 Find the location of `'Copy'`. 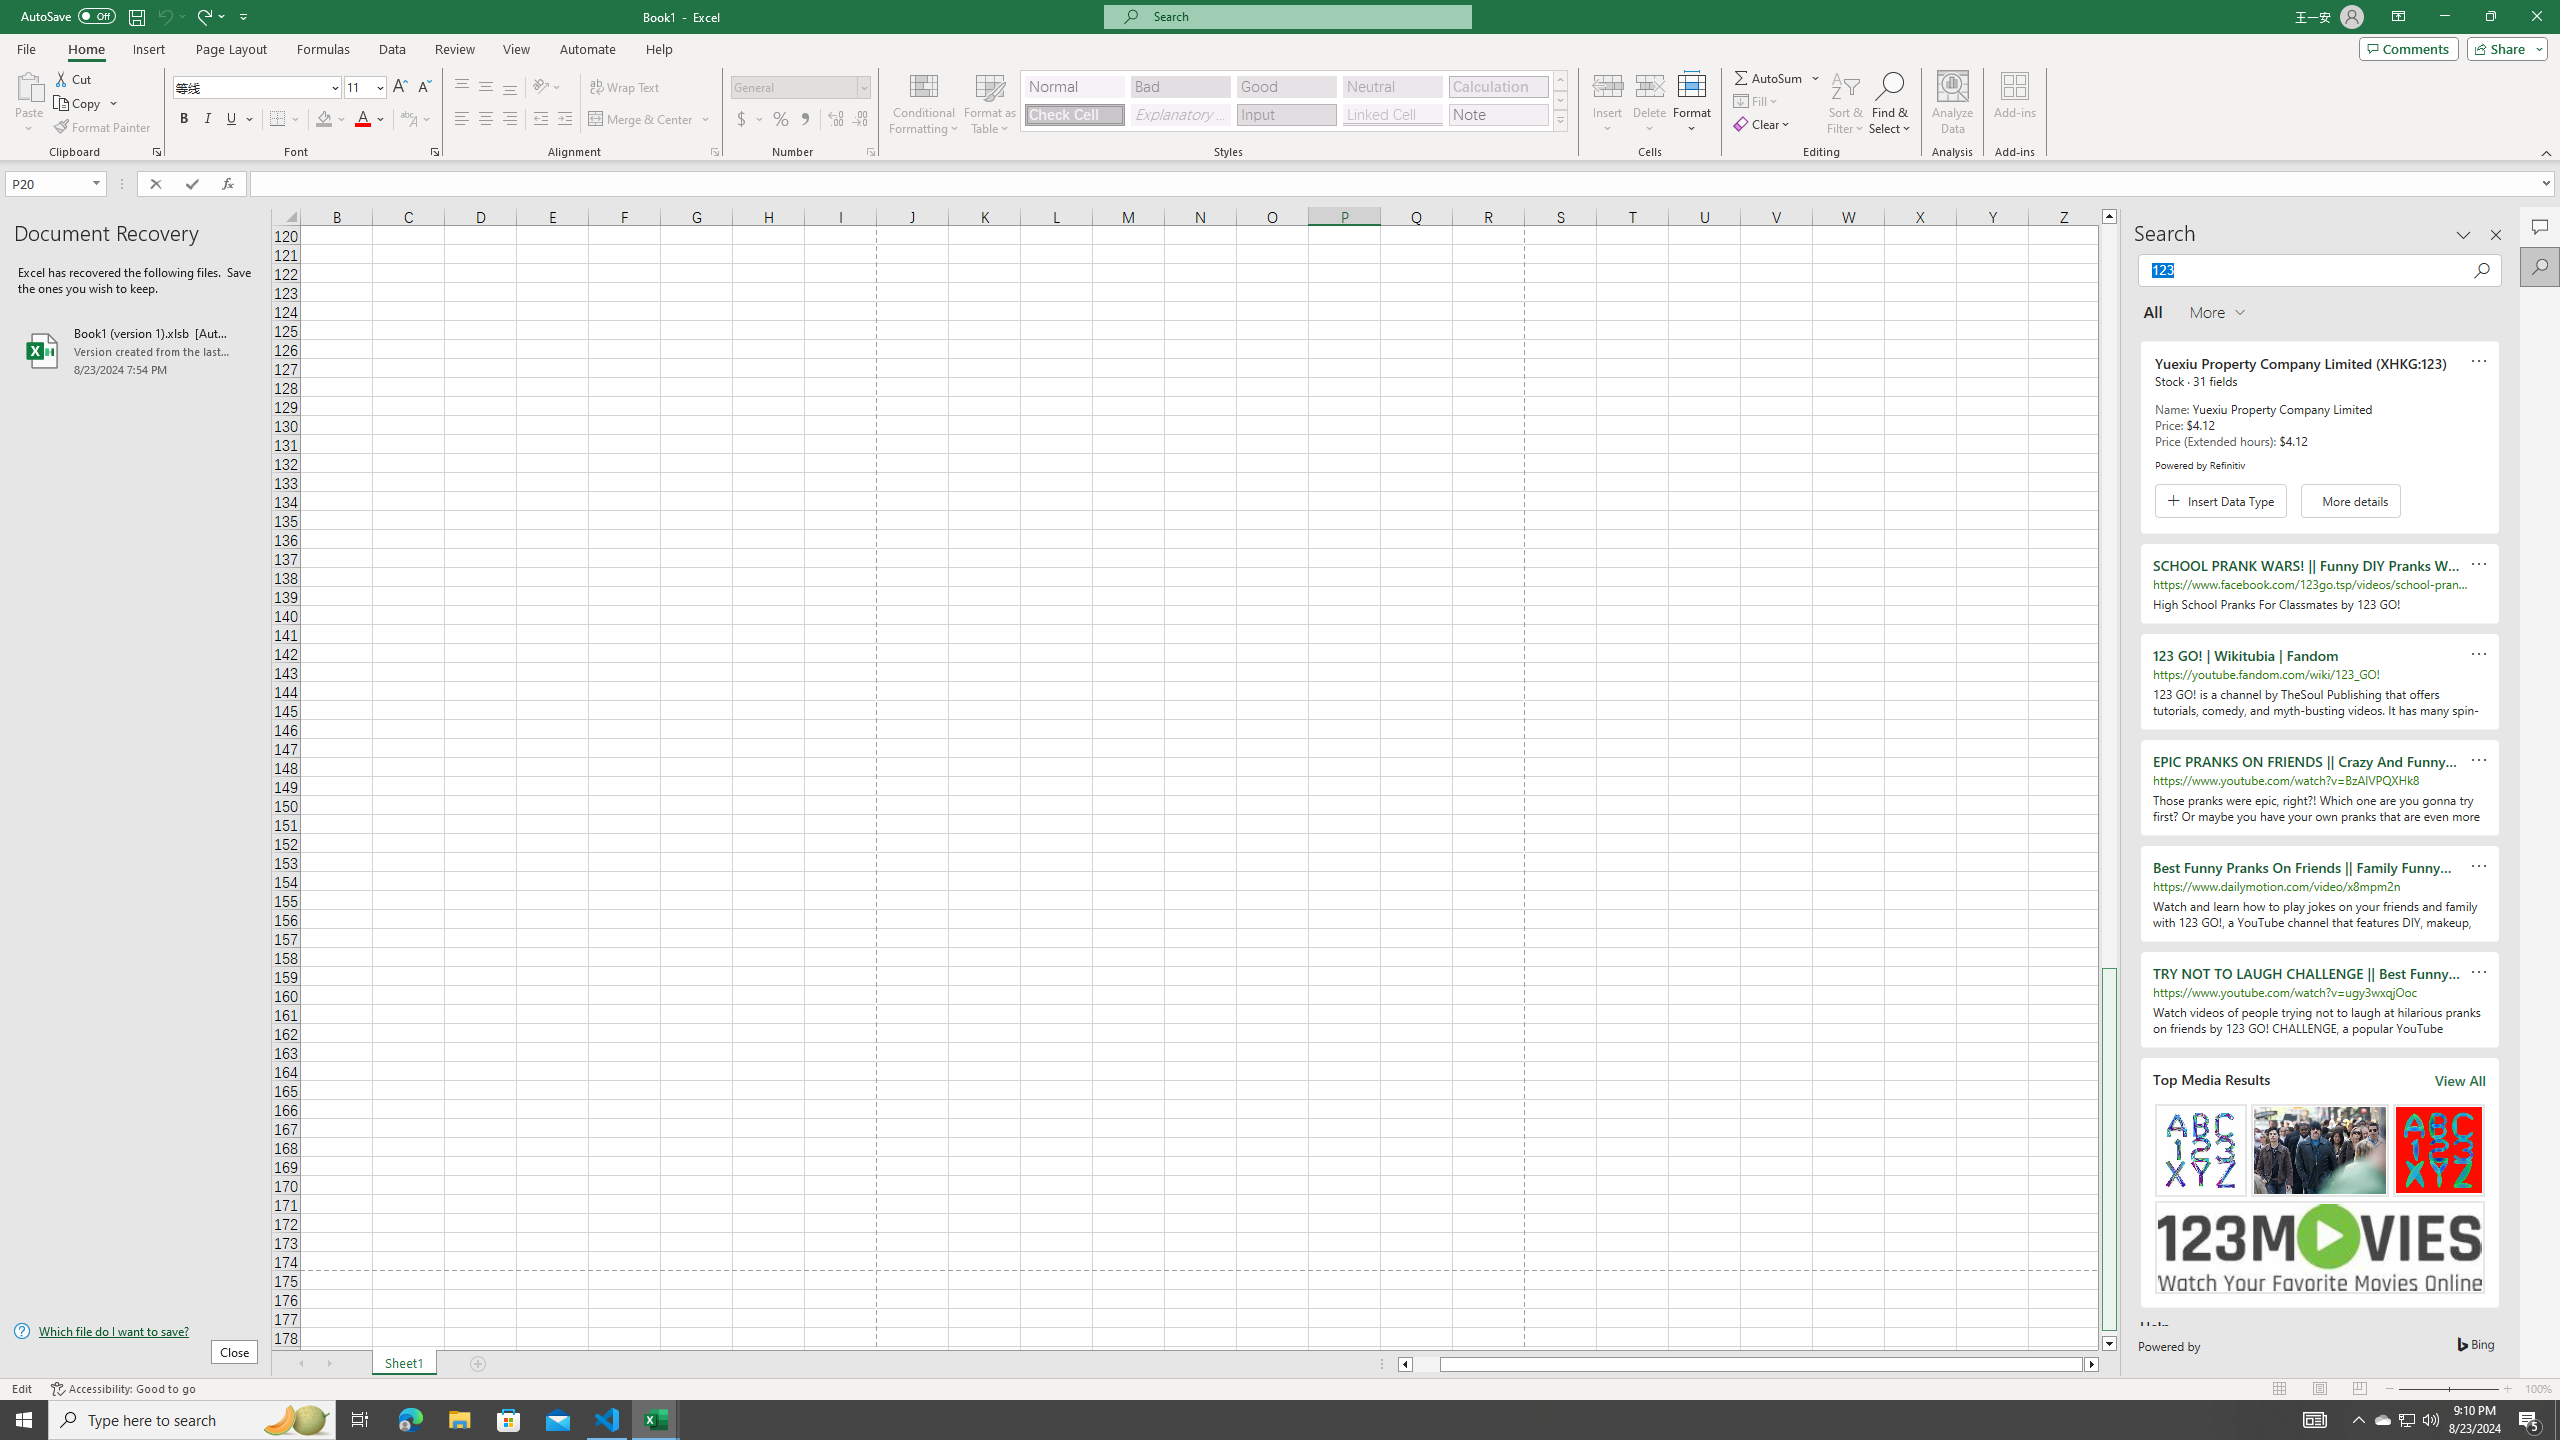

'Copy' is located at coordinates (86, 103).